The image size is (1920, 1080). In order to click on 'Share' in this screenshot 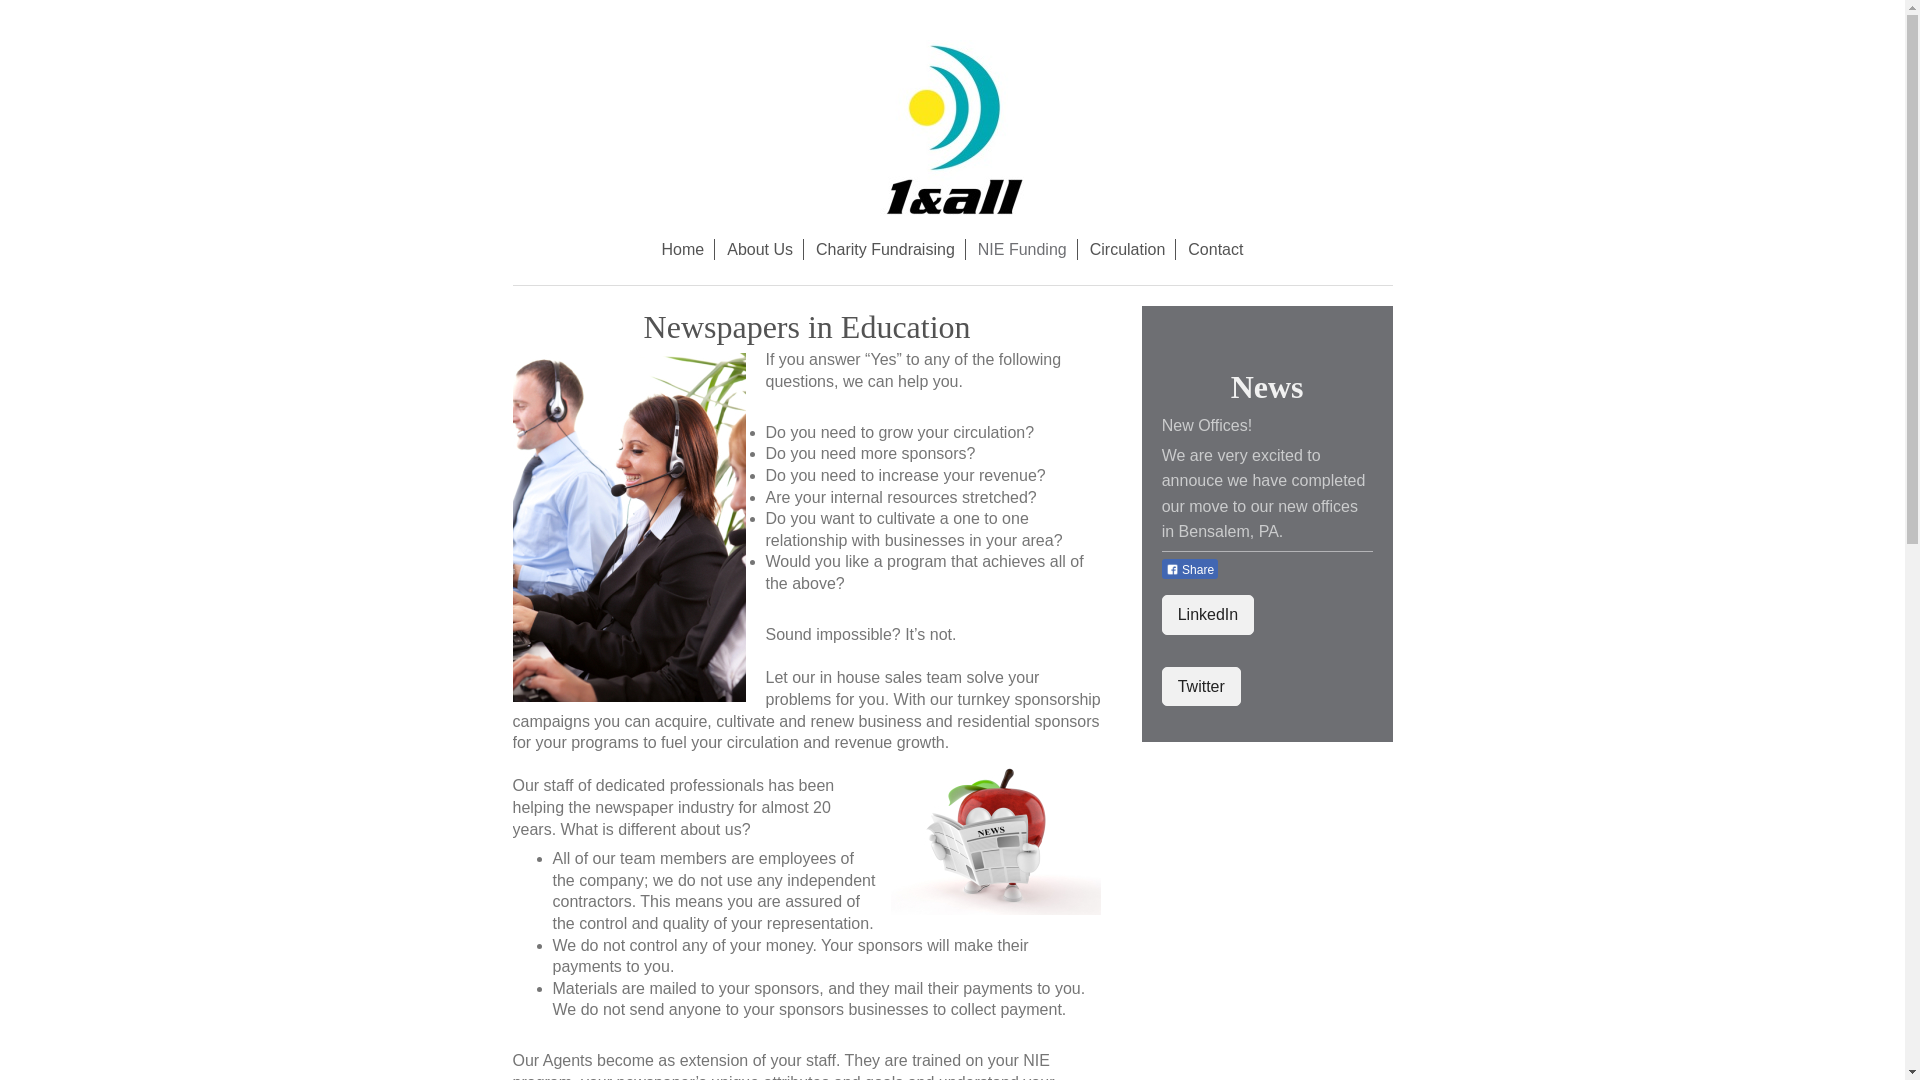, I will do `click(1190, 569)`.